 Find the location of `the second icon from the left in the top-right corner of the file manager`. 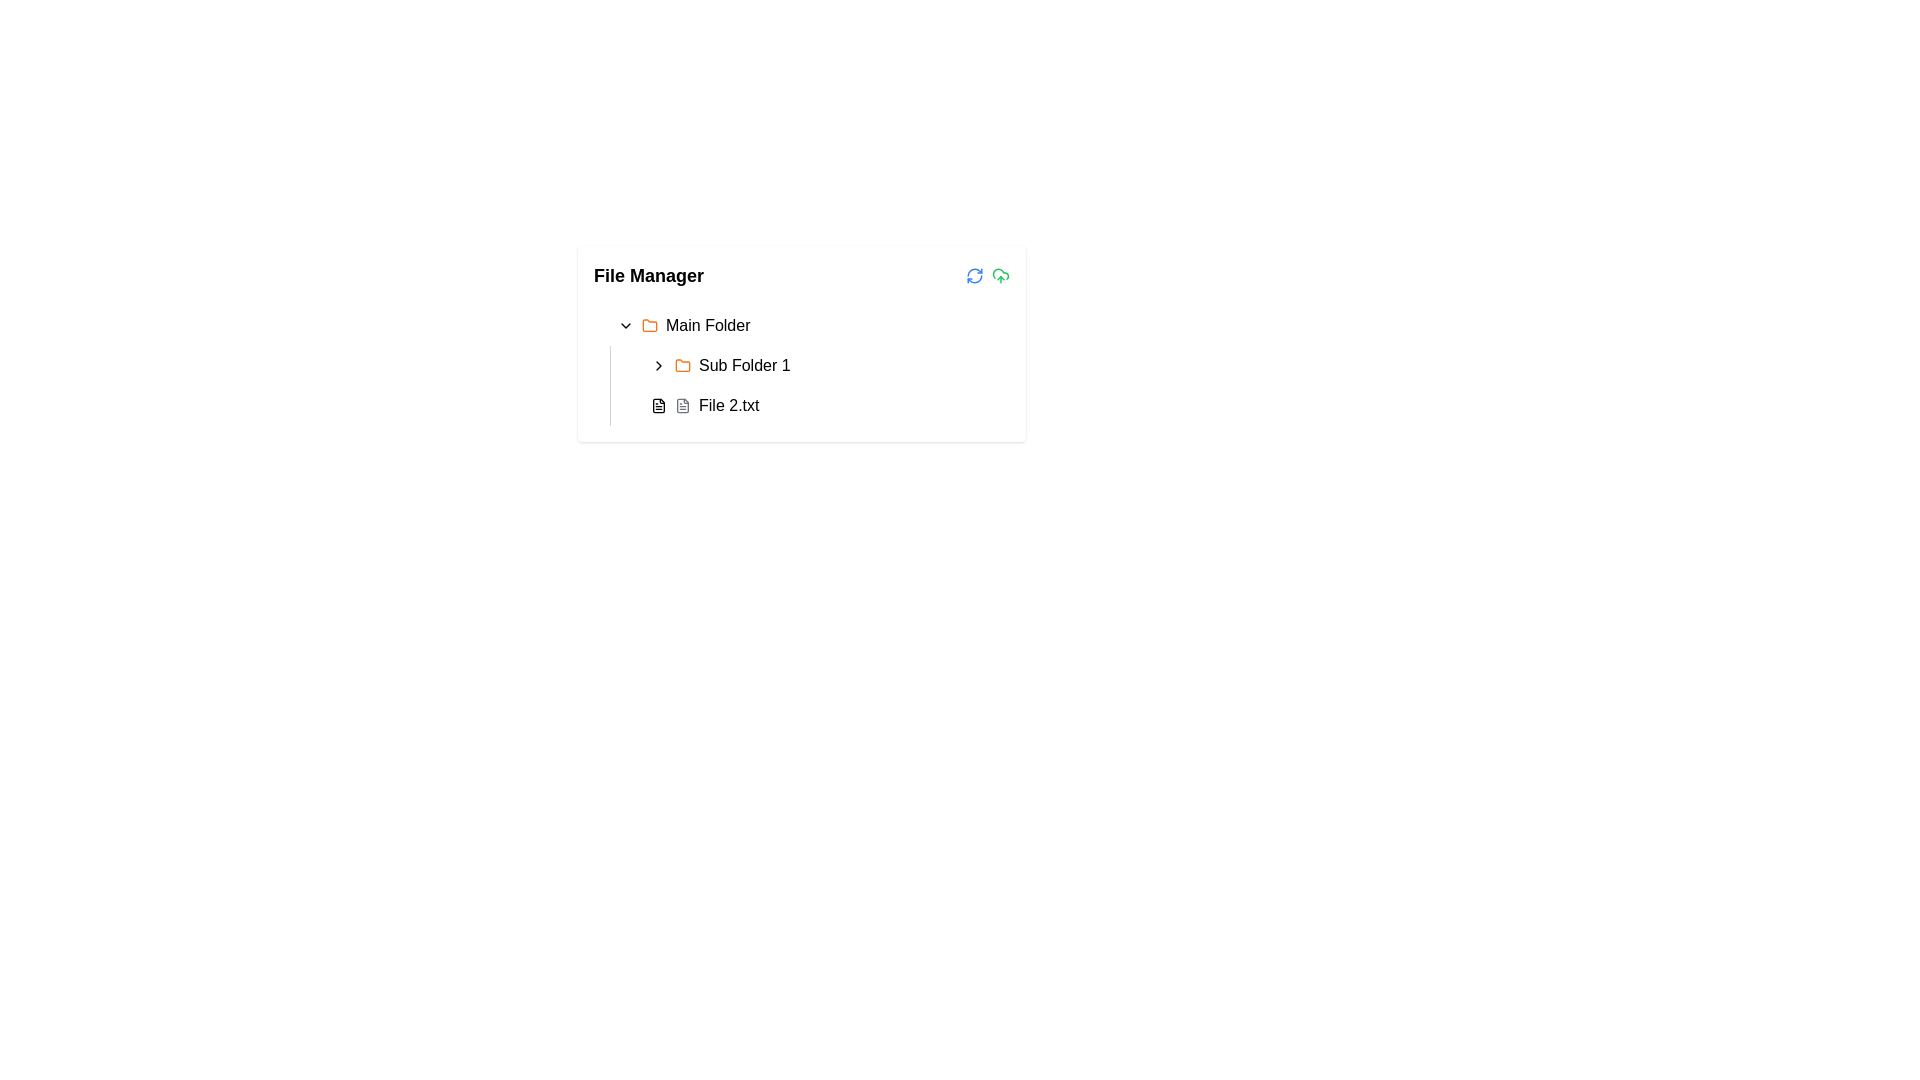

the second icon from the left in the top-right corner of the file manager is located at coordinates (1001, 276).